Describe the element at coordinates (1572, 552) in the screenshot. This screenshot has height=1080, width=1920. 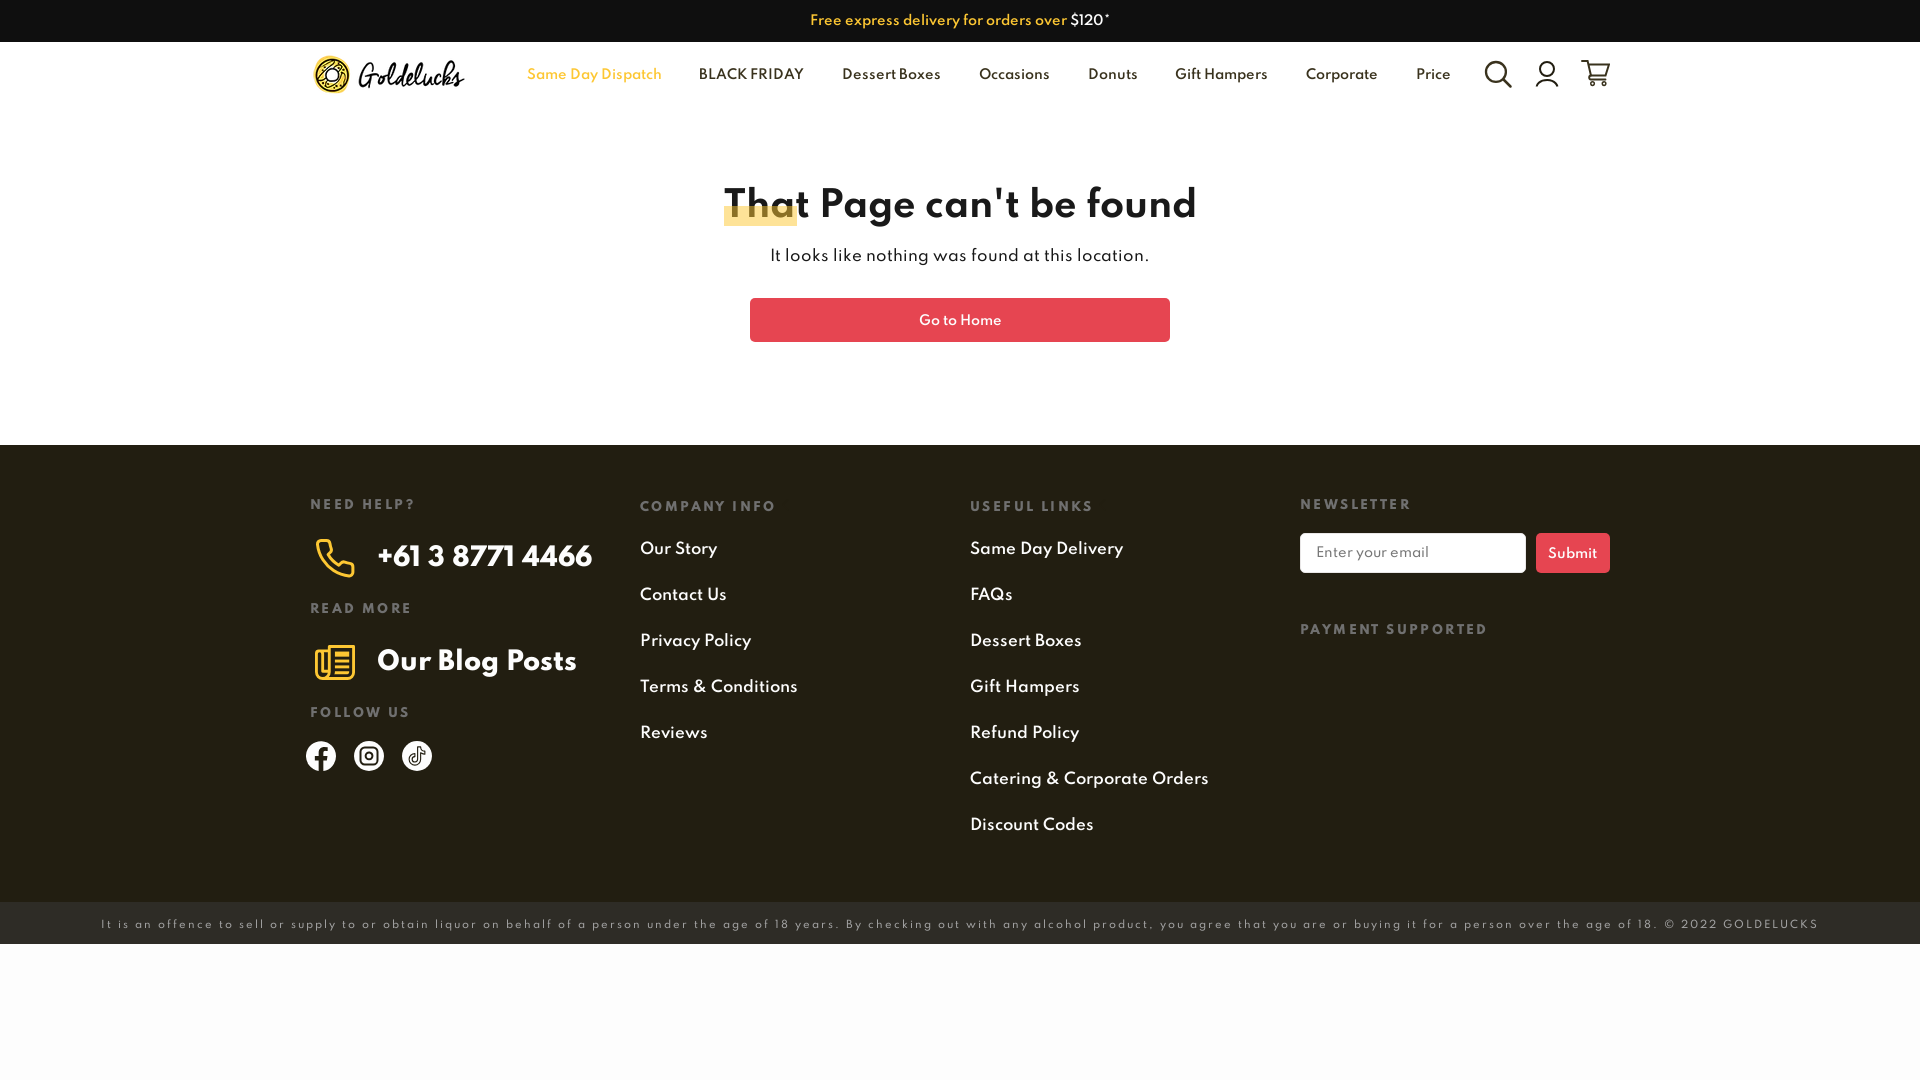
I see `'Submit'` at that location.